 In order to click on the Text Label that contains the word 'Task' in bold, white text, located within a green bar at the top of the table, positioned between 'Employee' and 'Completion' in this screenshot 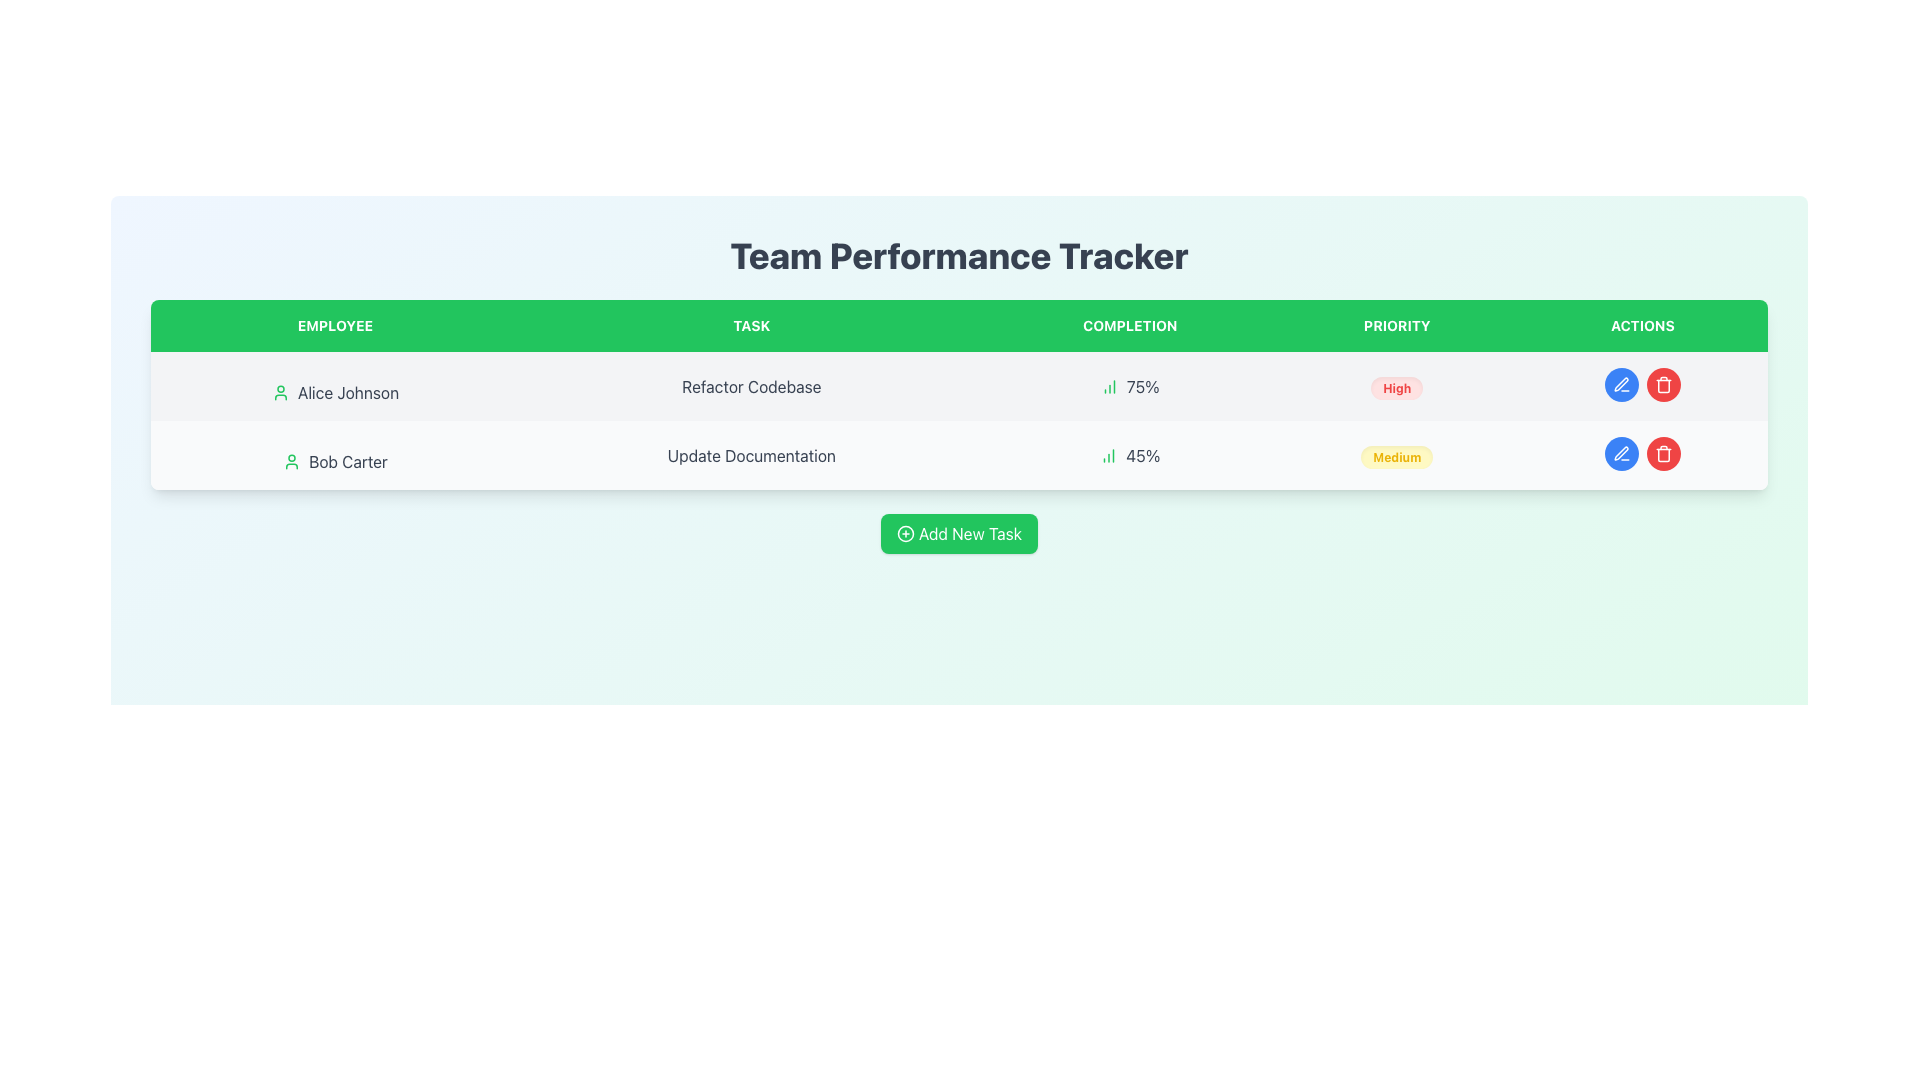, I will do `click(750, 325)`.